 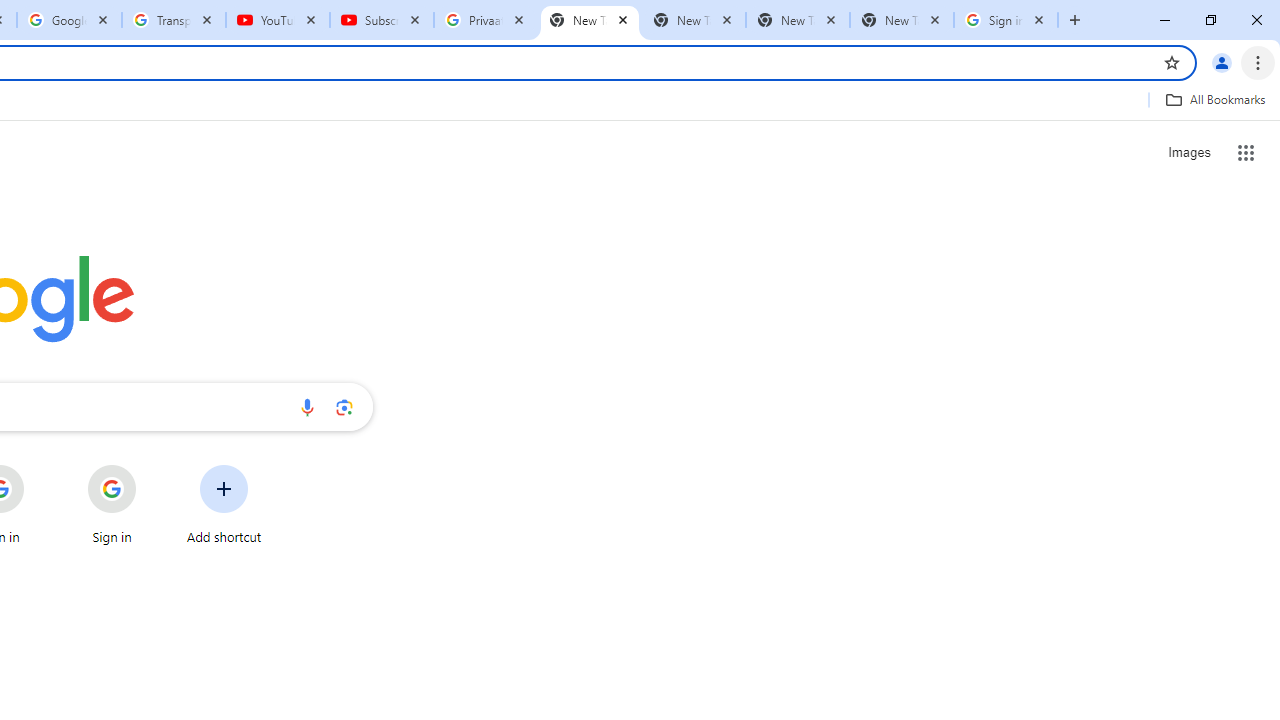 I want to click on 'New Tab', so click(x=900, y=20).